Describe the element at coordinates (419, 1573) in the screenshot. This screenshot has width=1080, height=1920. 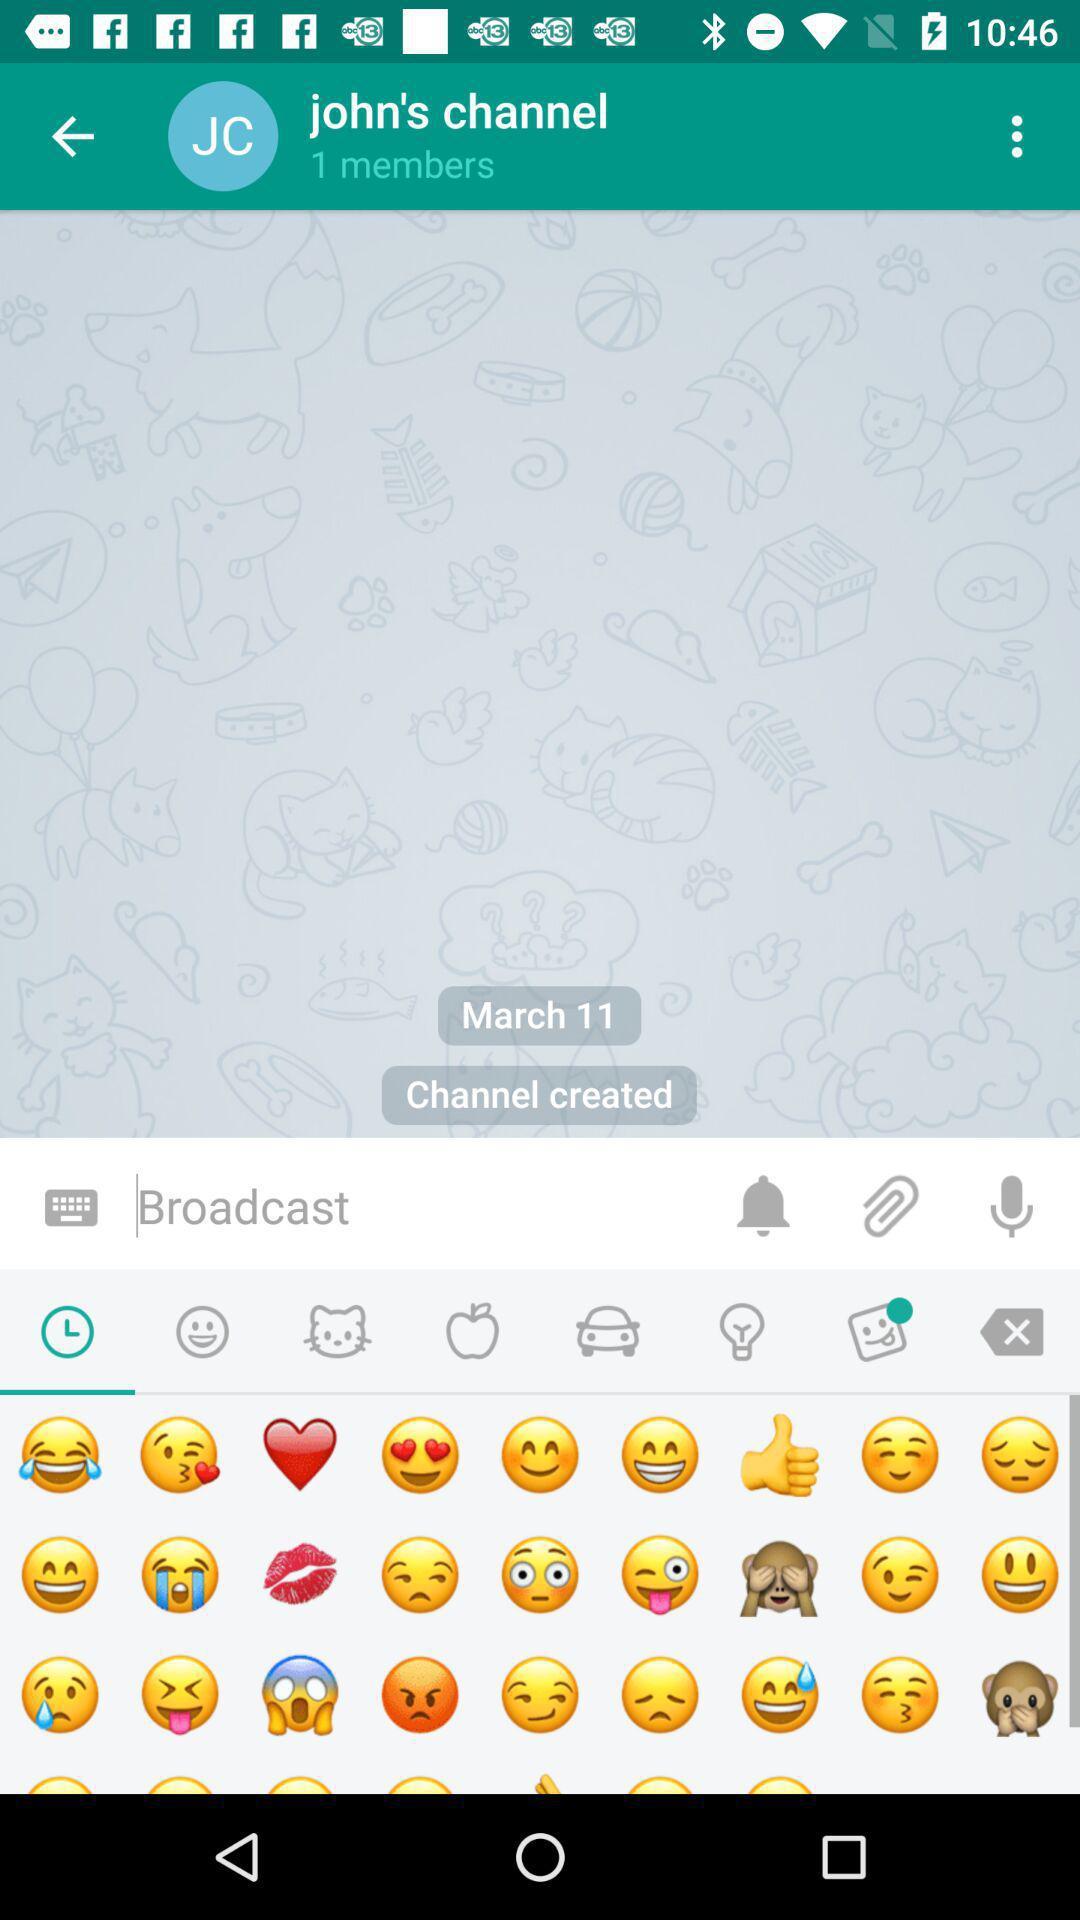
I see `the emoji icon` at that location.